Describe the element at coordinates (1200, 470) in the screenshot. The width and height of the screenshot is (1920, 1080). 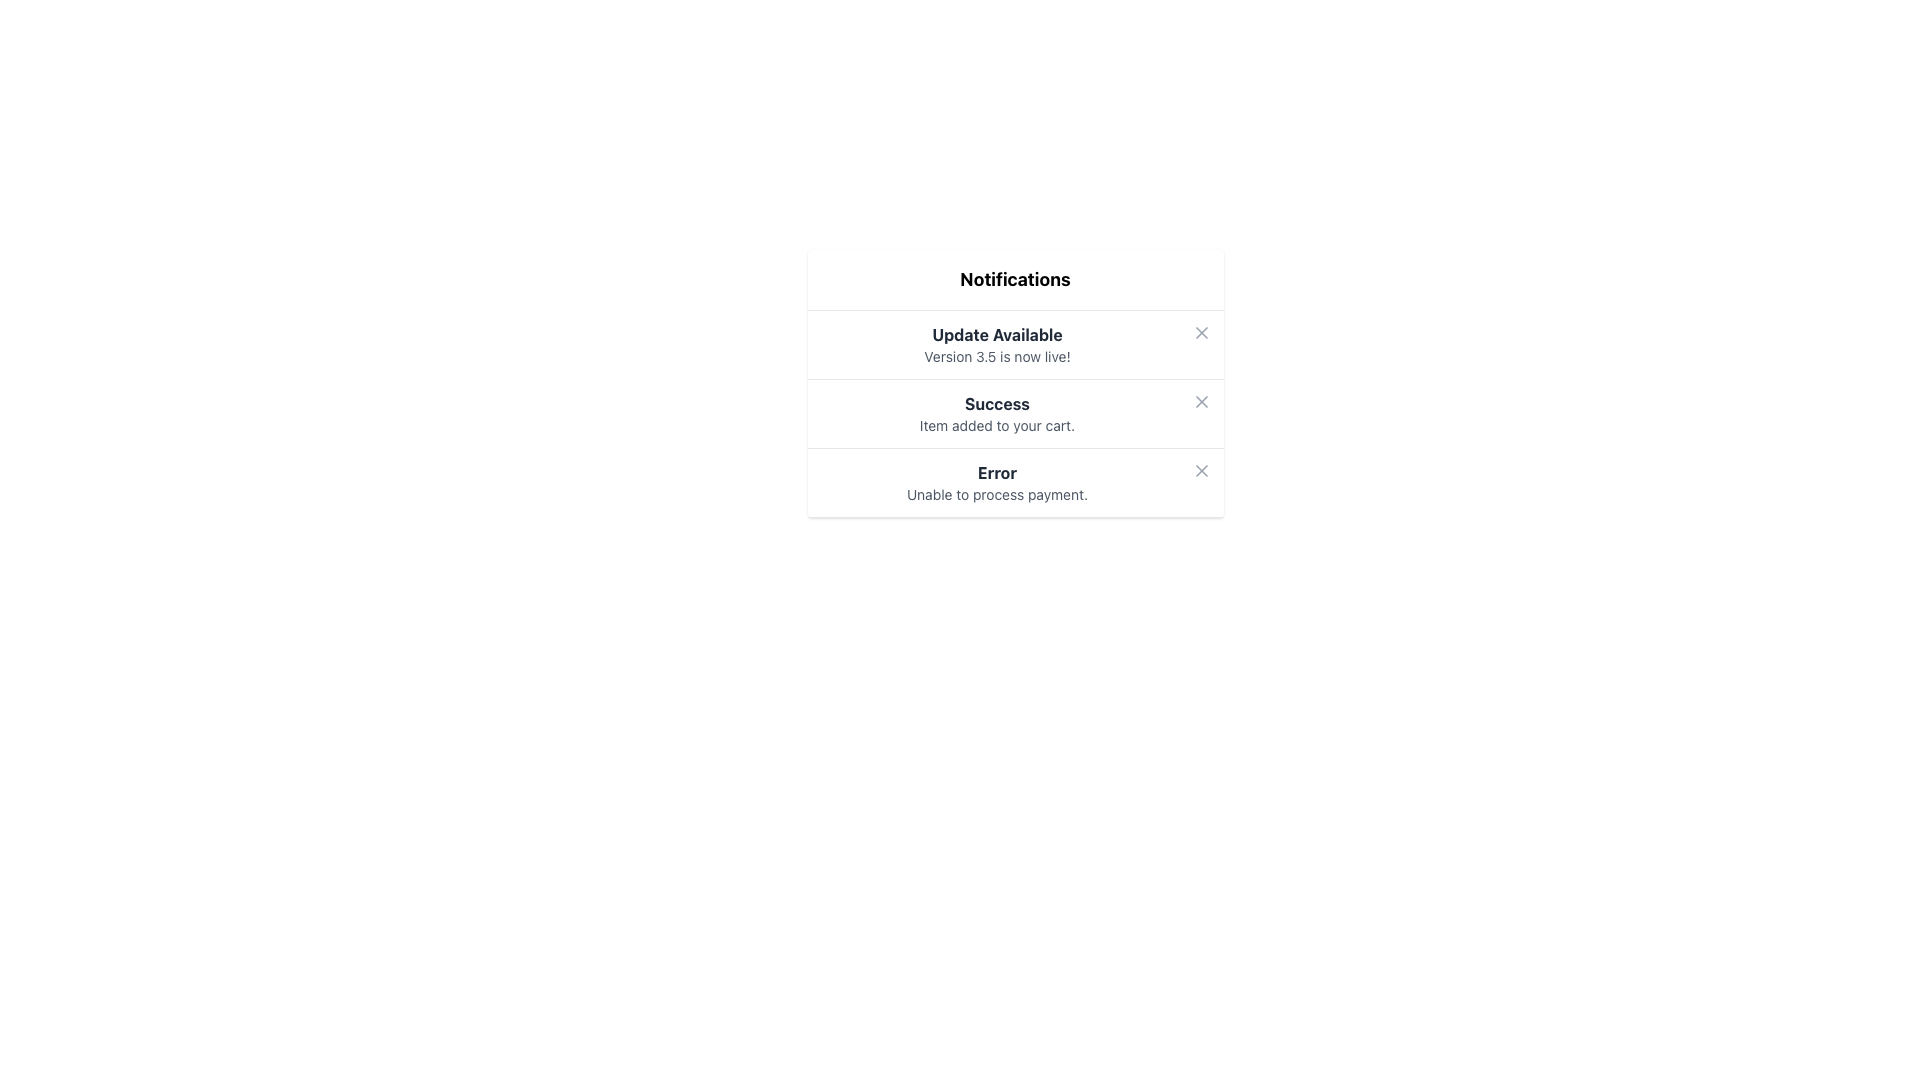
I see `the close button represented by a gray 'X' at the far right of the 'Error' notification labeled 'Unable to process payment'` at that location.